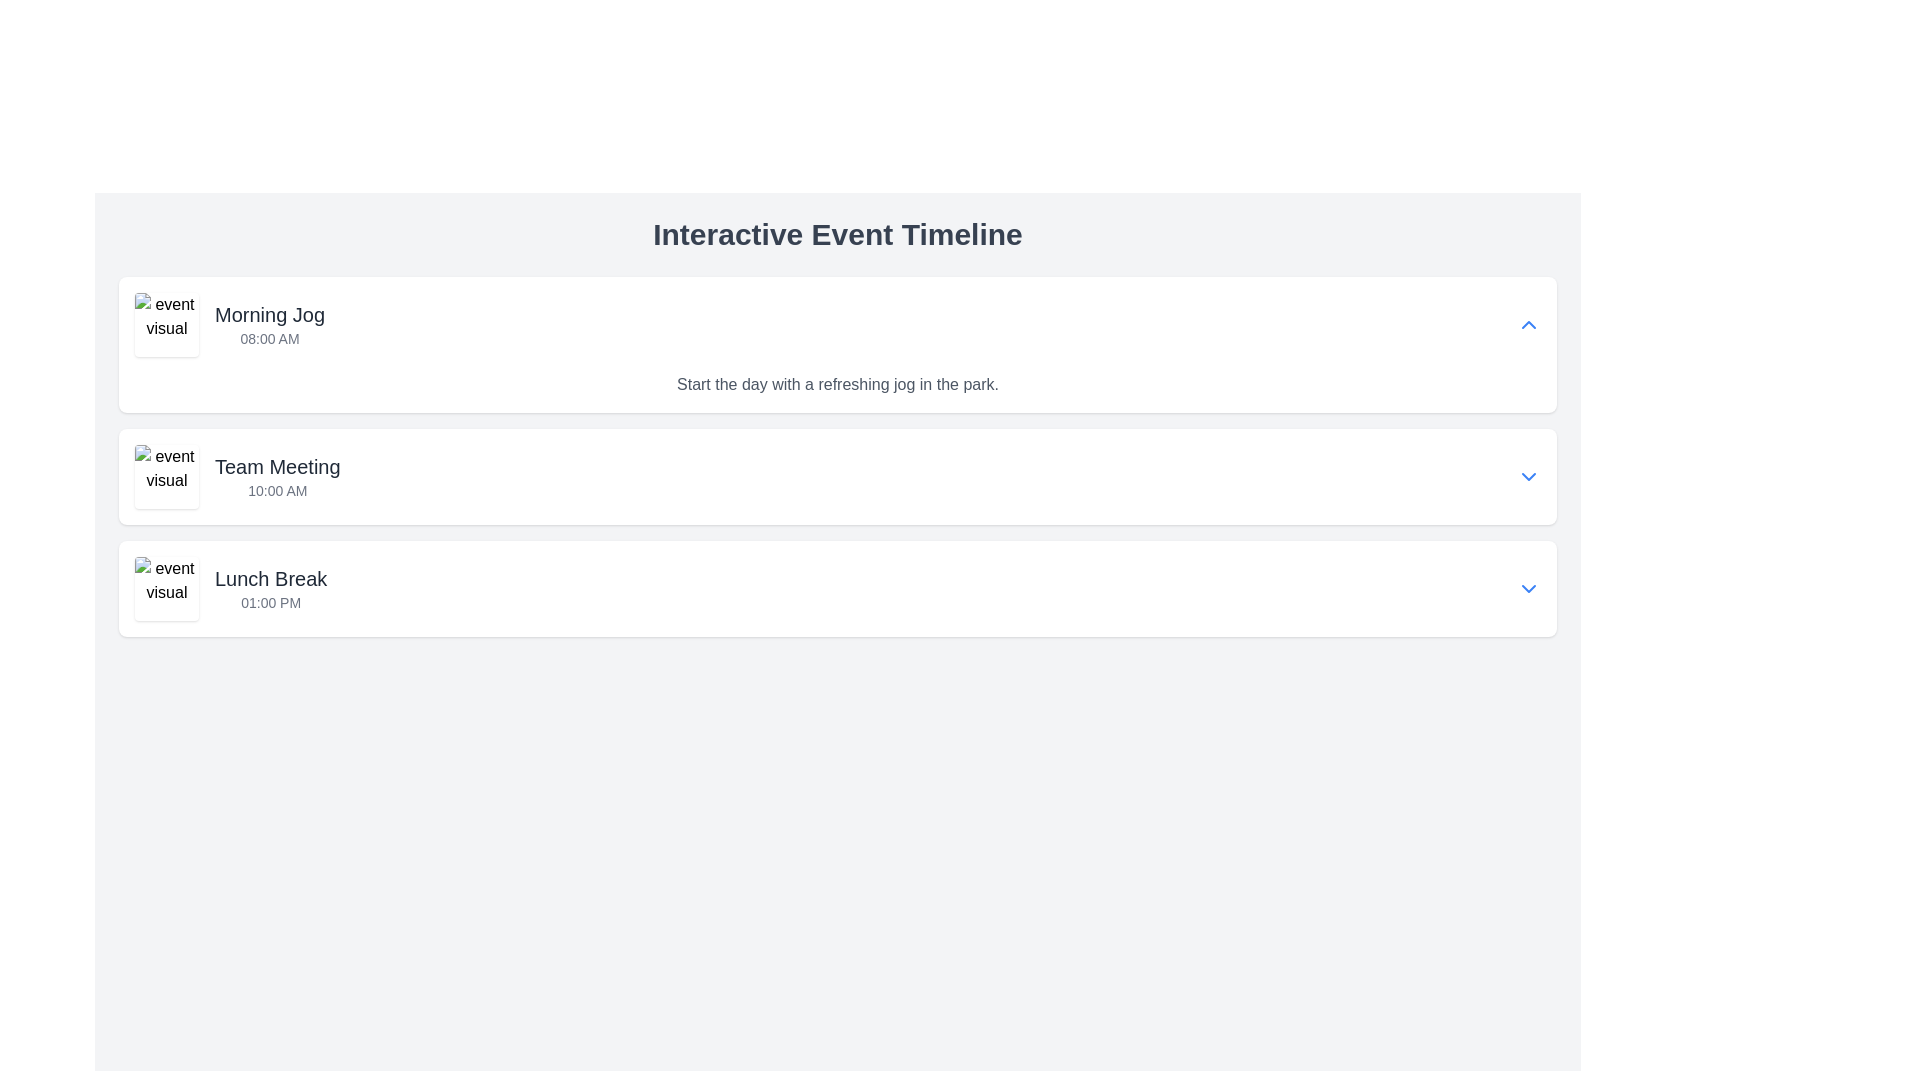  What do you see at coordinates (1528, 477) in the screenshot?
I see `the downward-facing blue chevron button located at the far right of the 'Team Meeting' entry in the event timeline` at bounding box center [1528, 477].